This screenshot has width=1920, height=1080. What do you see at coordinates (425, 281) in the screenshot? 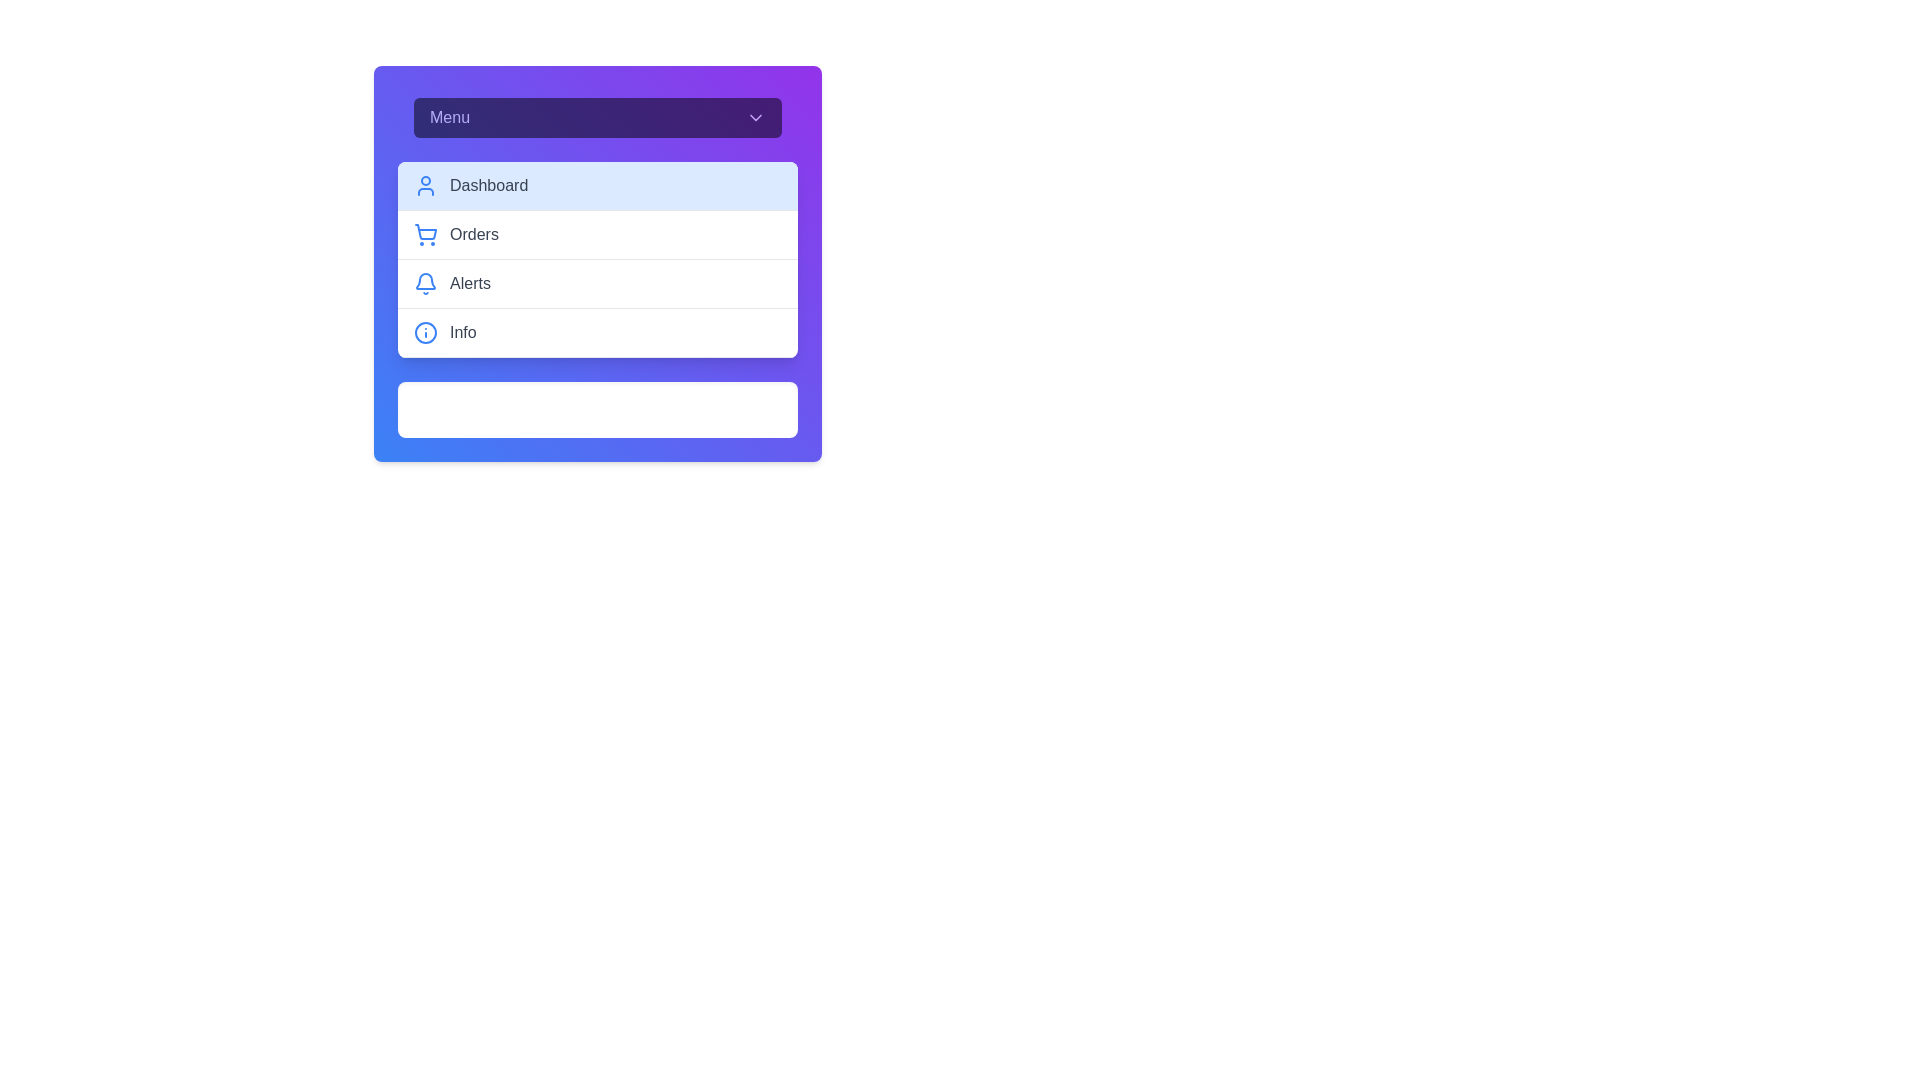
I see `the bell icon indicating notifications located in the third row of the list labeled 'Alerts', which is aligned horizontally with its label and within the purple-bordered menu box` at bounding box center [425, 281].